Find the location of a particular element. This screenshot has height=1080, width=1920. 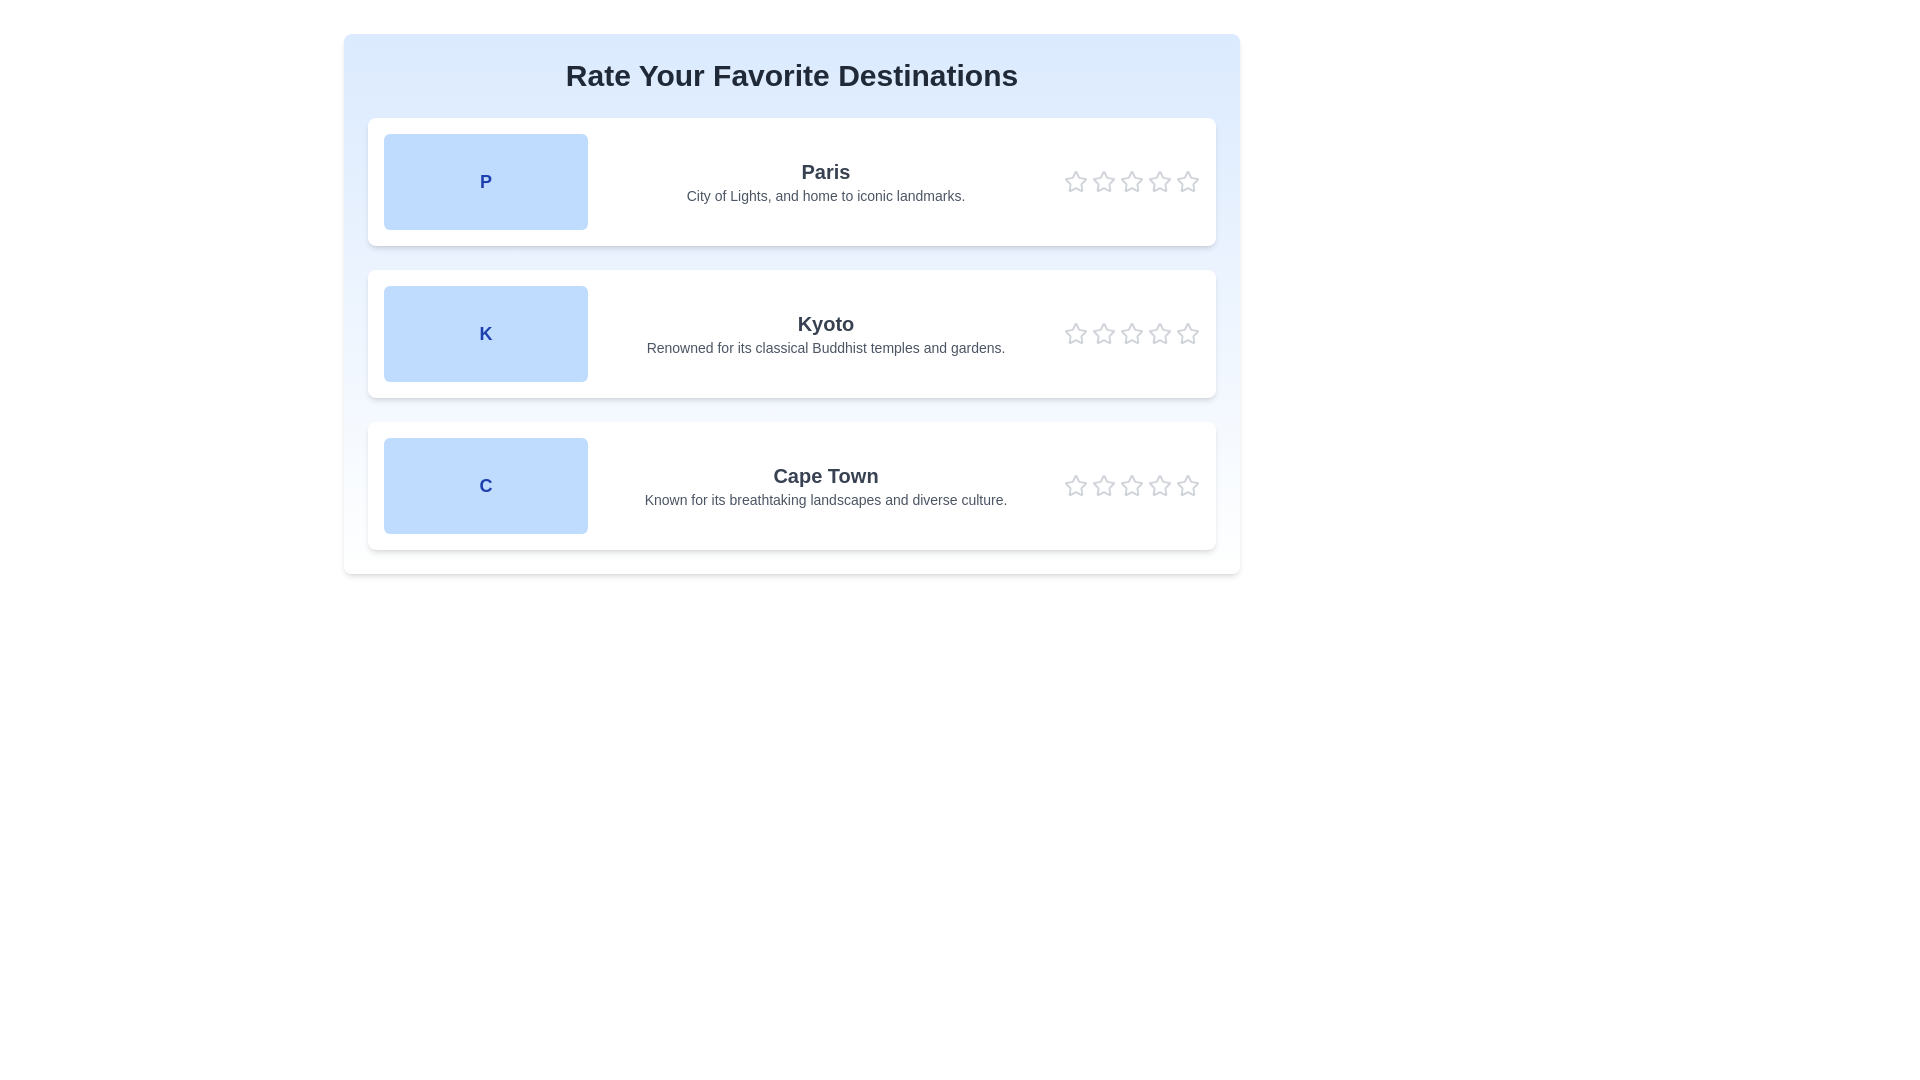

the bold text 'Kyoto', which is styled in a large font size and dark gray color, located at the center of the middle card of a vertically stacked layout is located at coordinates (825, 323).